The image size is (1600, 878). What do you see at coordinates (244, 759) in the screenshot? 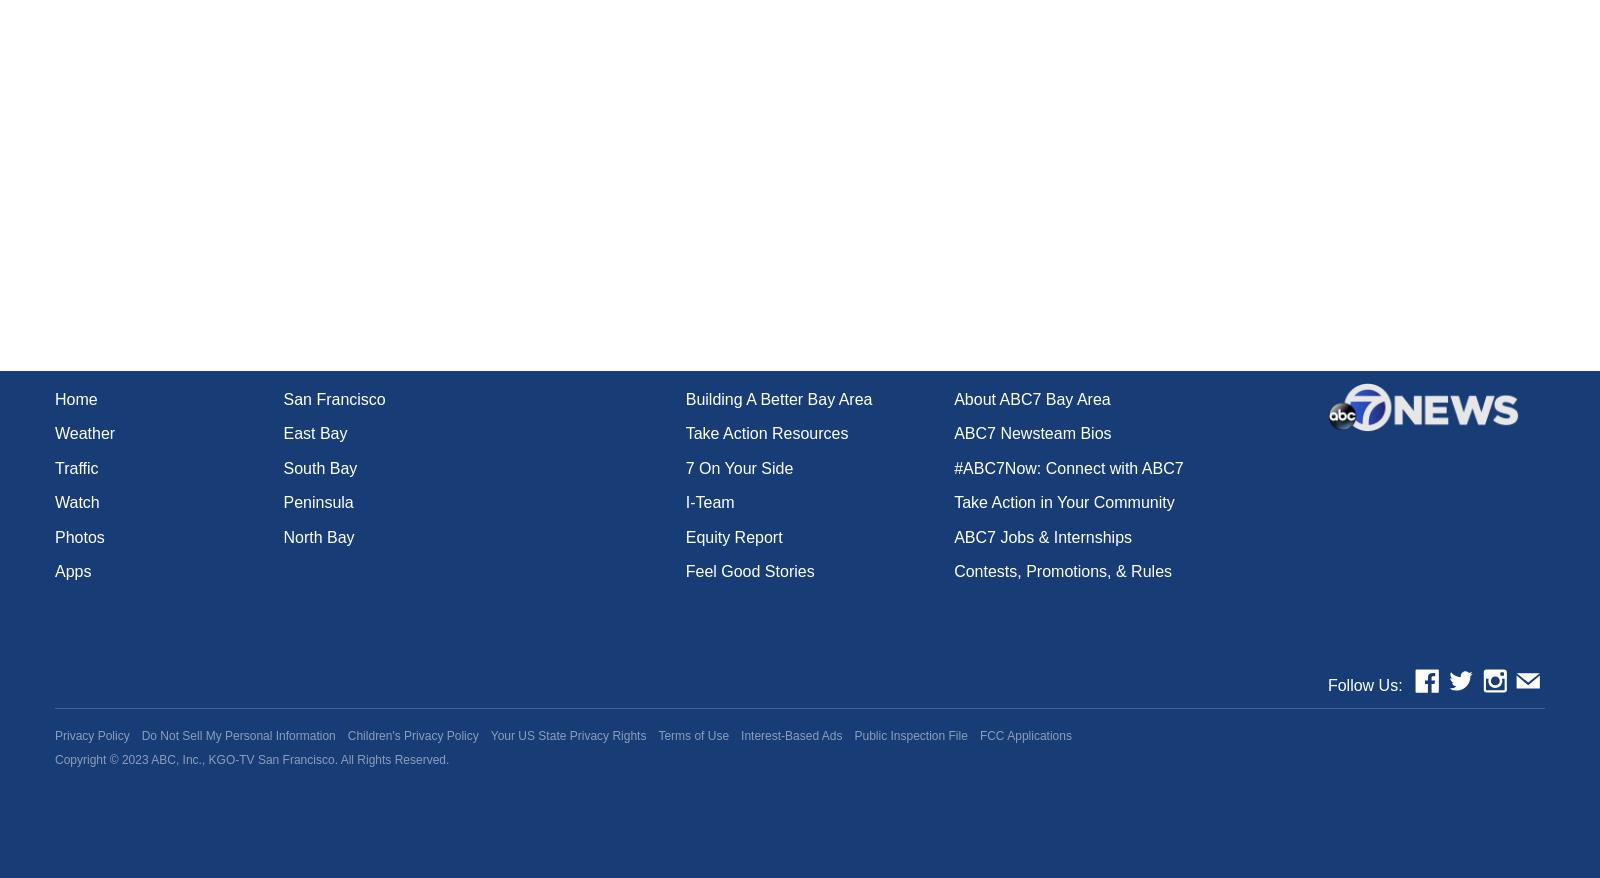
I see `'ABC, Inc., KGO-TV San Francisco.'` at bounding box center [244, 759].